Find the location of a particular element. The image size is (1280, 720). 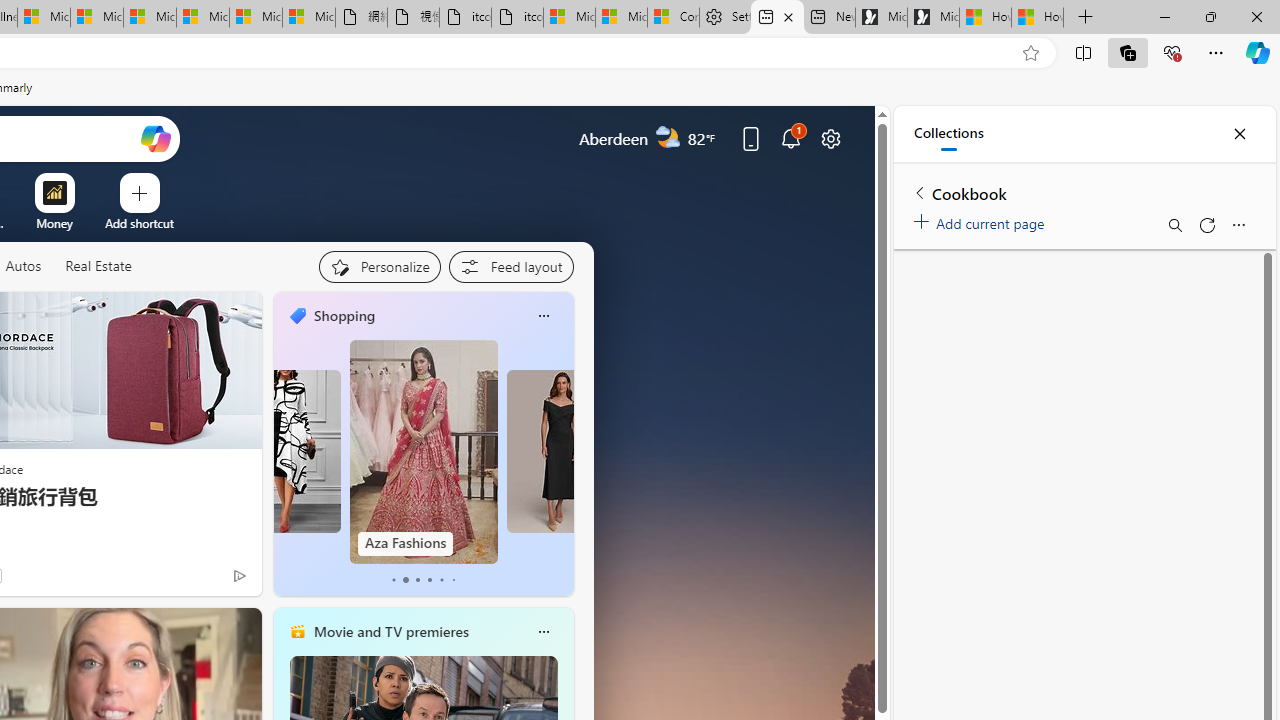

'Feed settings' is located at coordinates (510, 266).